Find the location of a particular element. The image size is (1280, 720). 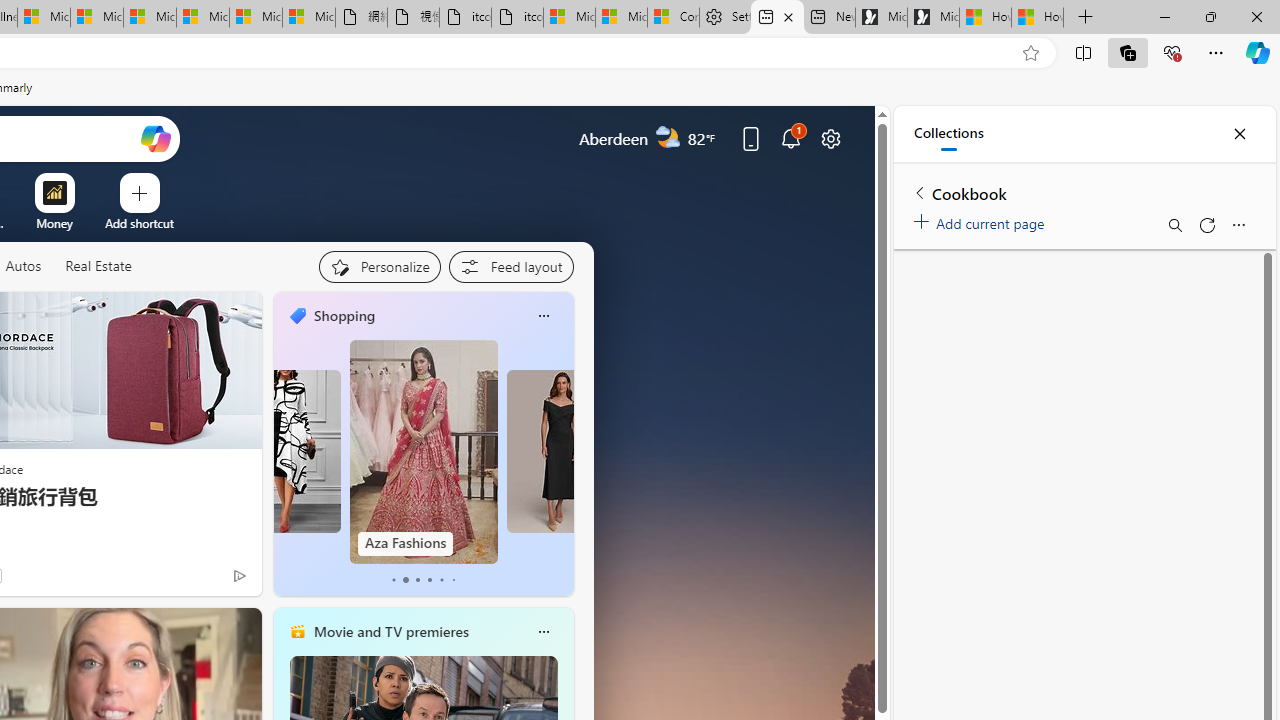

'Feed settings' is located at coordinates (510, 266).